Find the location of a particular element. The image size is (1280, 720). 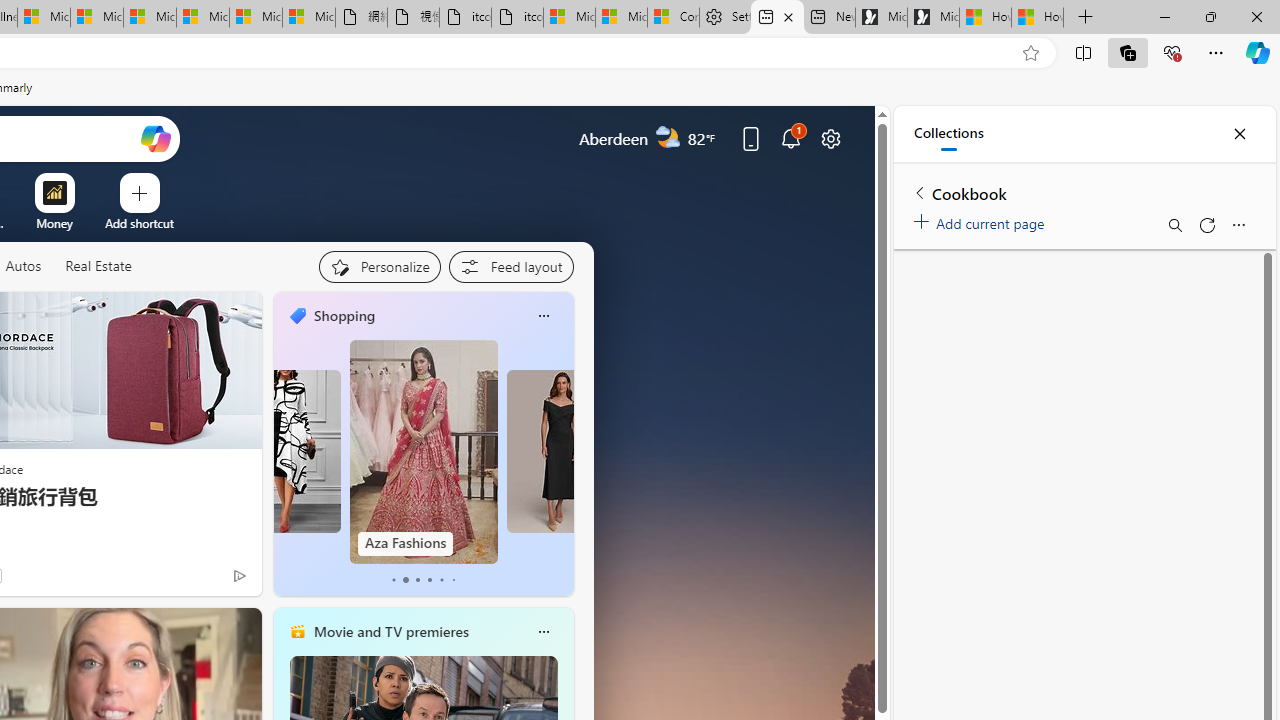

'Feed settings' is located at coordinates (510, 266).